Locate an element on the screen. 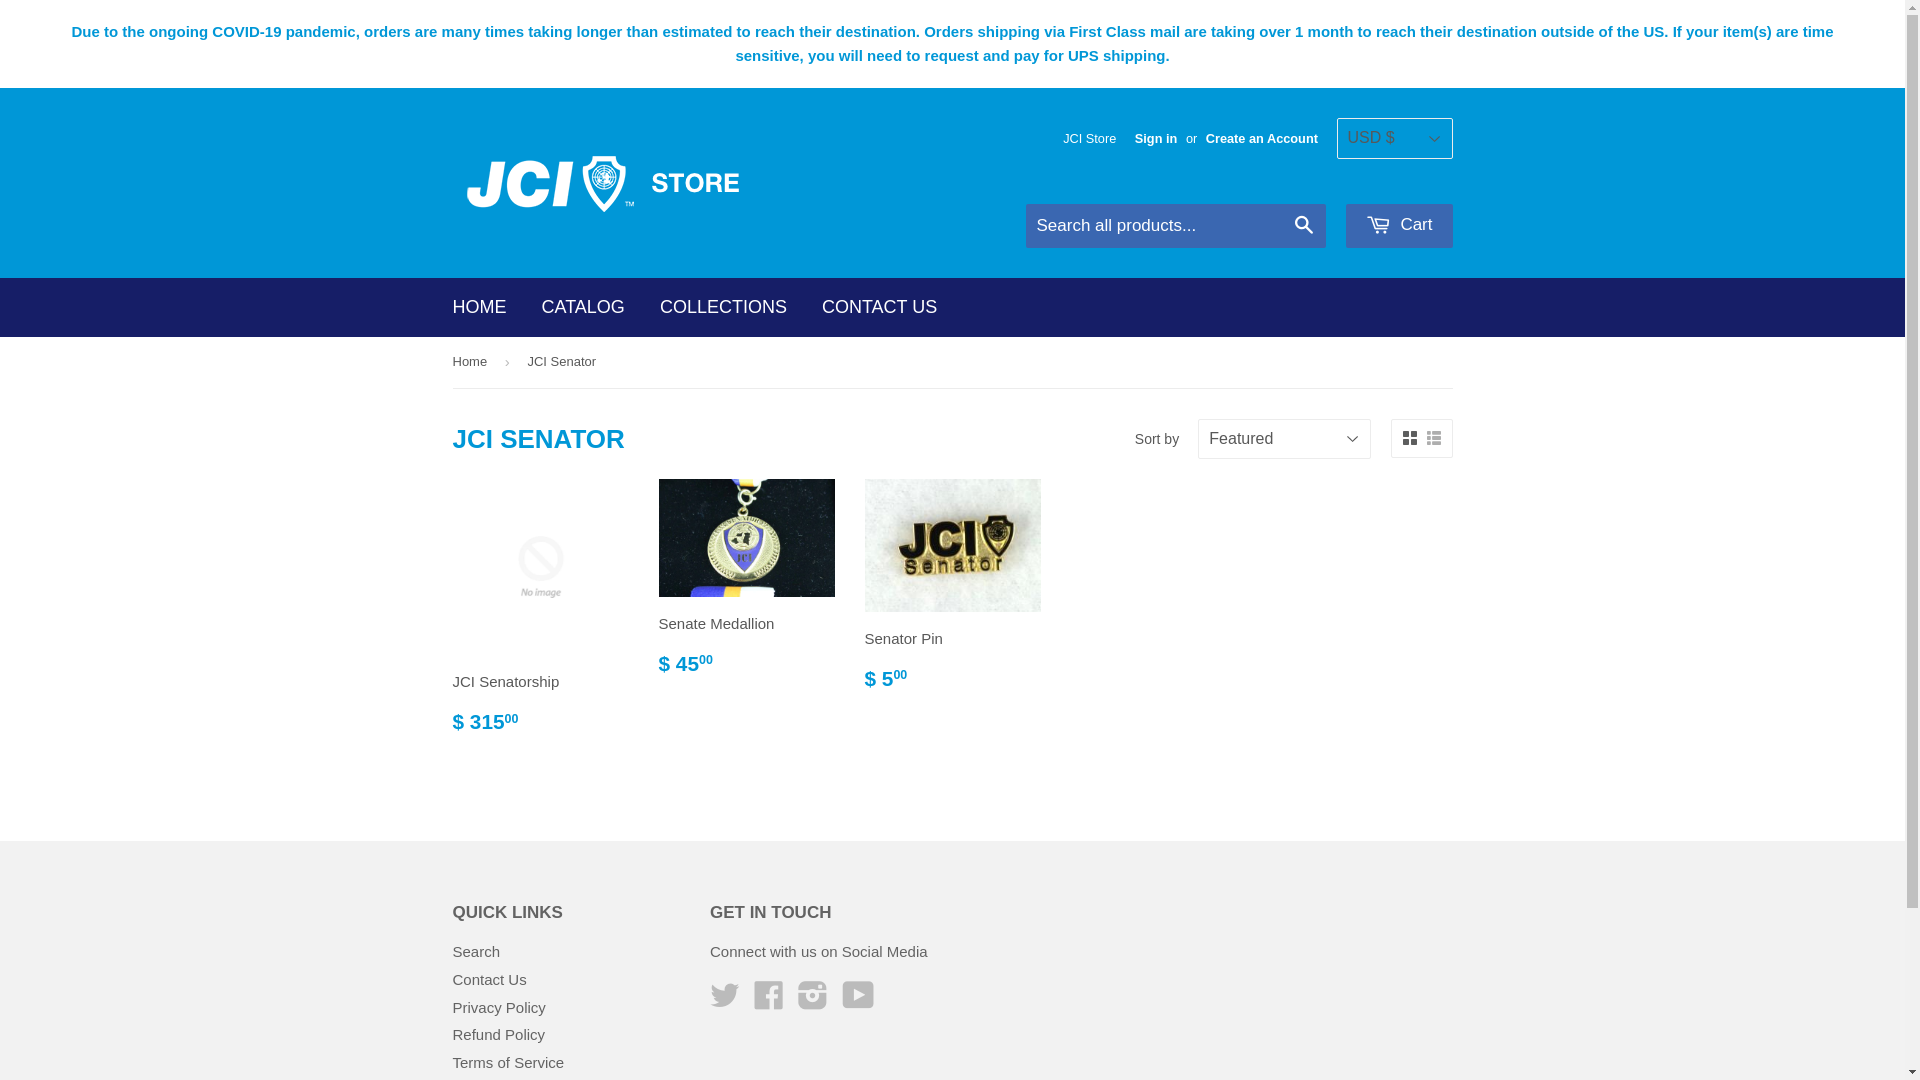  'Privacy Policy' is located at coordinates (498, 1007).